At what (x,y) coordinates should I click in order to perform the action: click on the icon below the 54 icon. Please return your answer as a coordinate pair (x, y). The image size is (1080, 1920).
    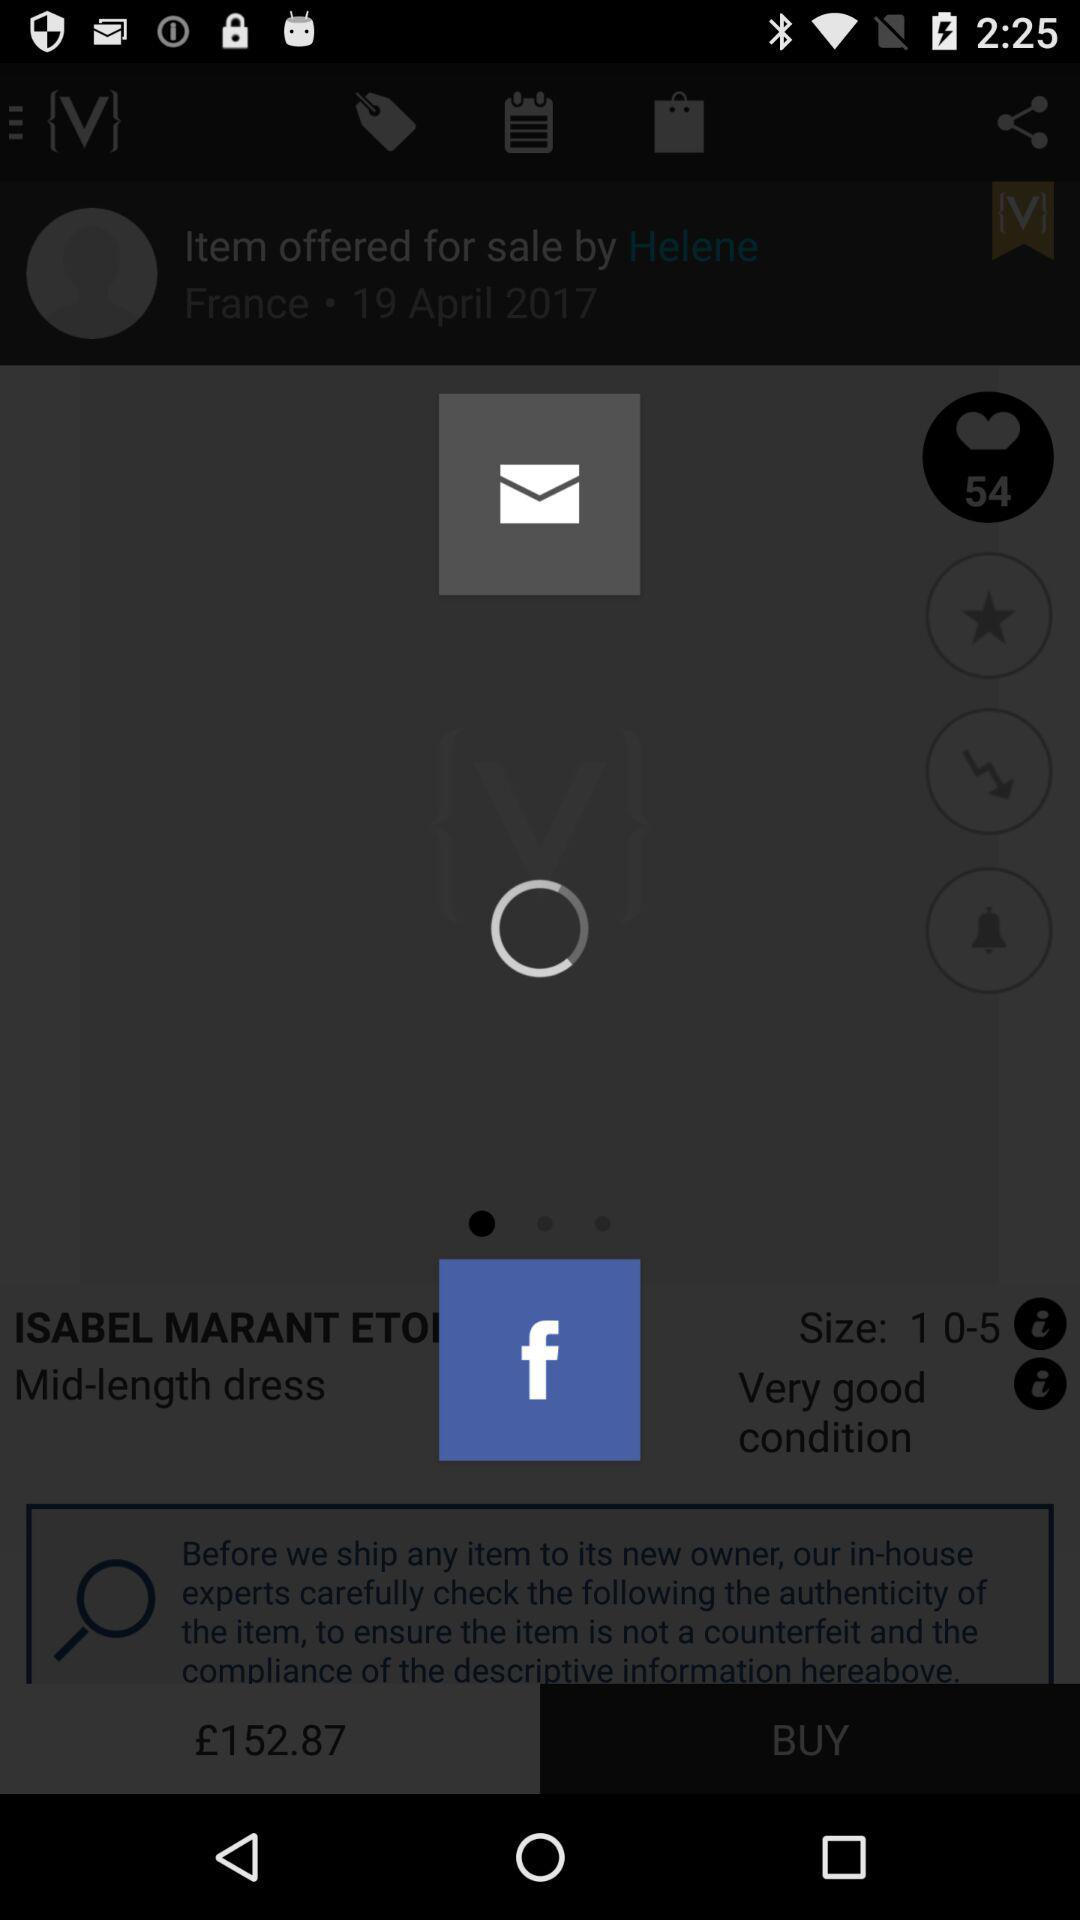
    Looking at the image, I should click on (987, 613).